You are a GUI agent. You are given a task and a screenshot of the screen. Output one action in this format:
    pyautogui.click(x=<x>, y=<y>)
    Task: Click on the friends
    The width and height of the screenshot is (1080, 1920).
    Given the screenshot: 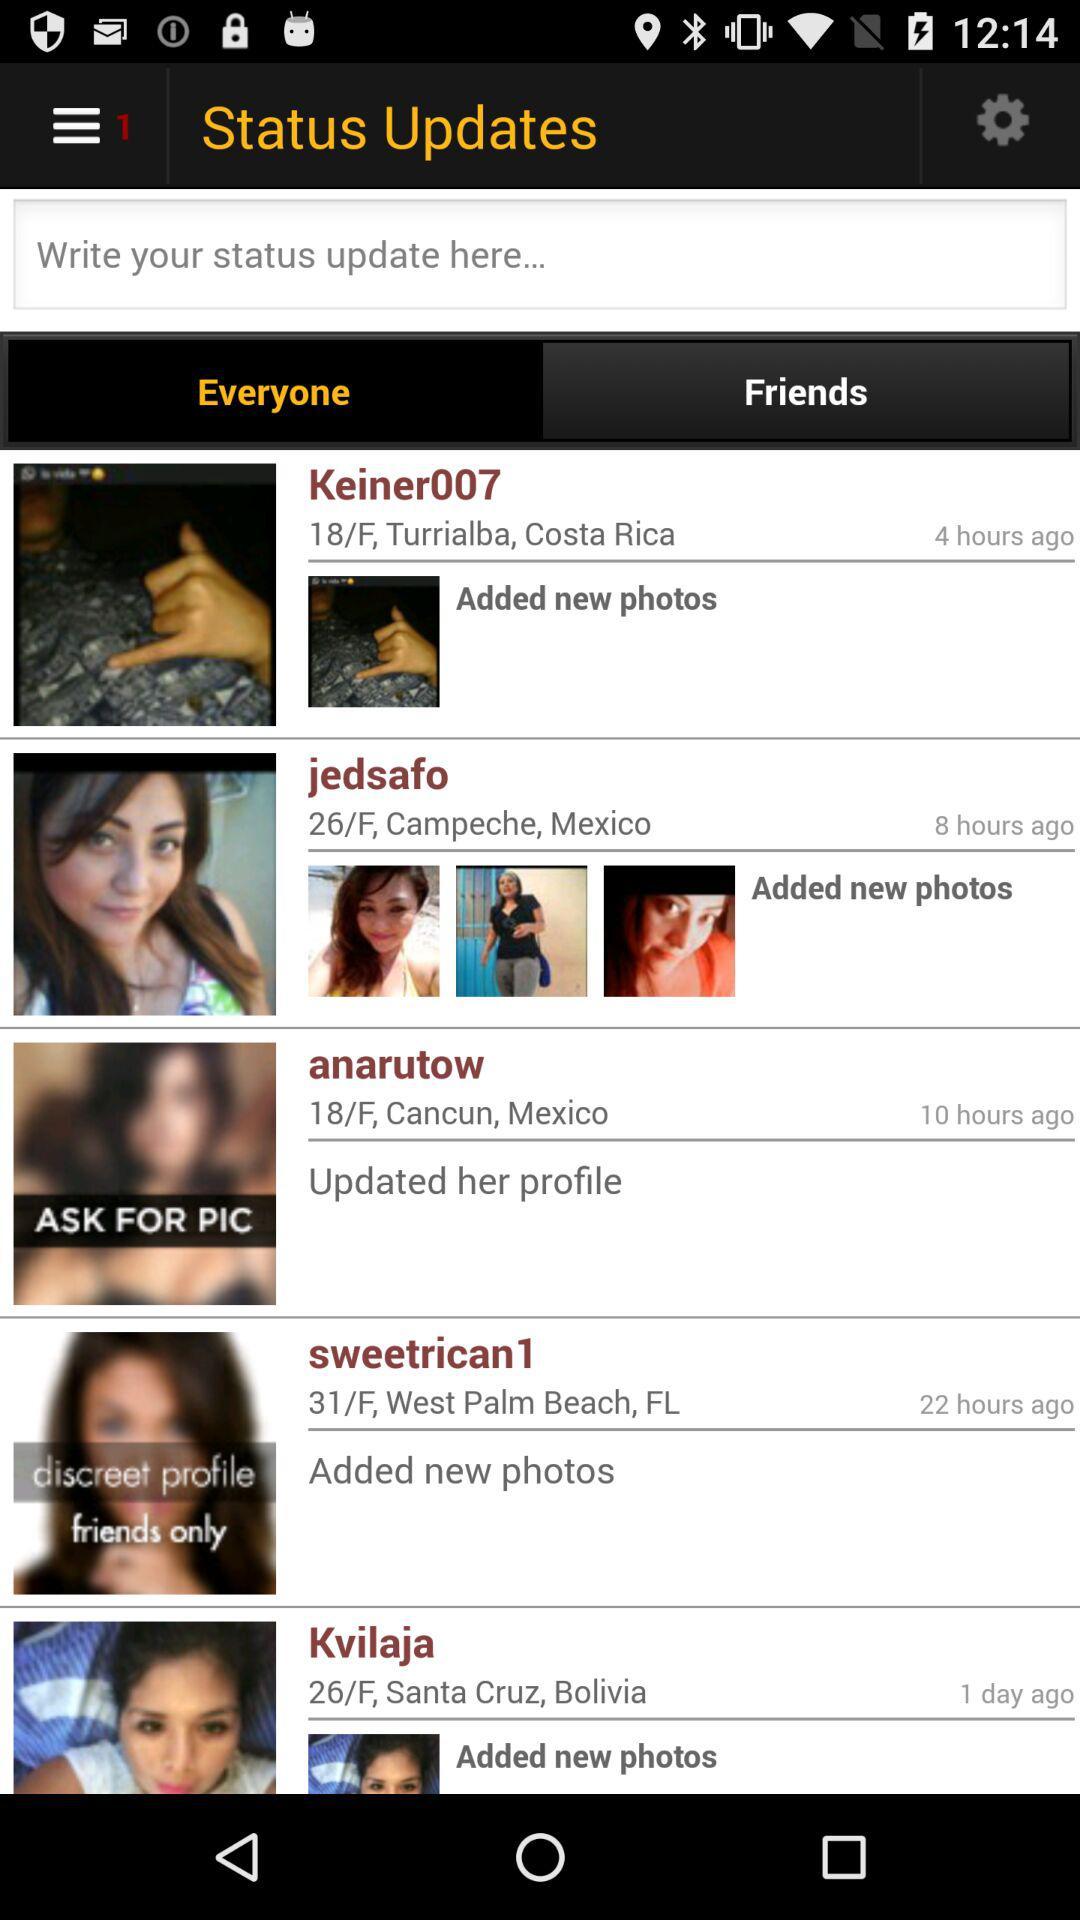 What is the action you would take?
    pyautogui.click(x=804, y=390)
    